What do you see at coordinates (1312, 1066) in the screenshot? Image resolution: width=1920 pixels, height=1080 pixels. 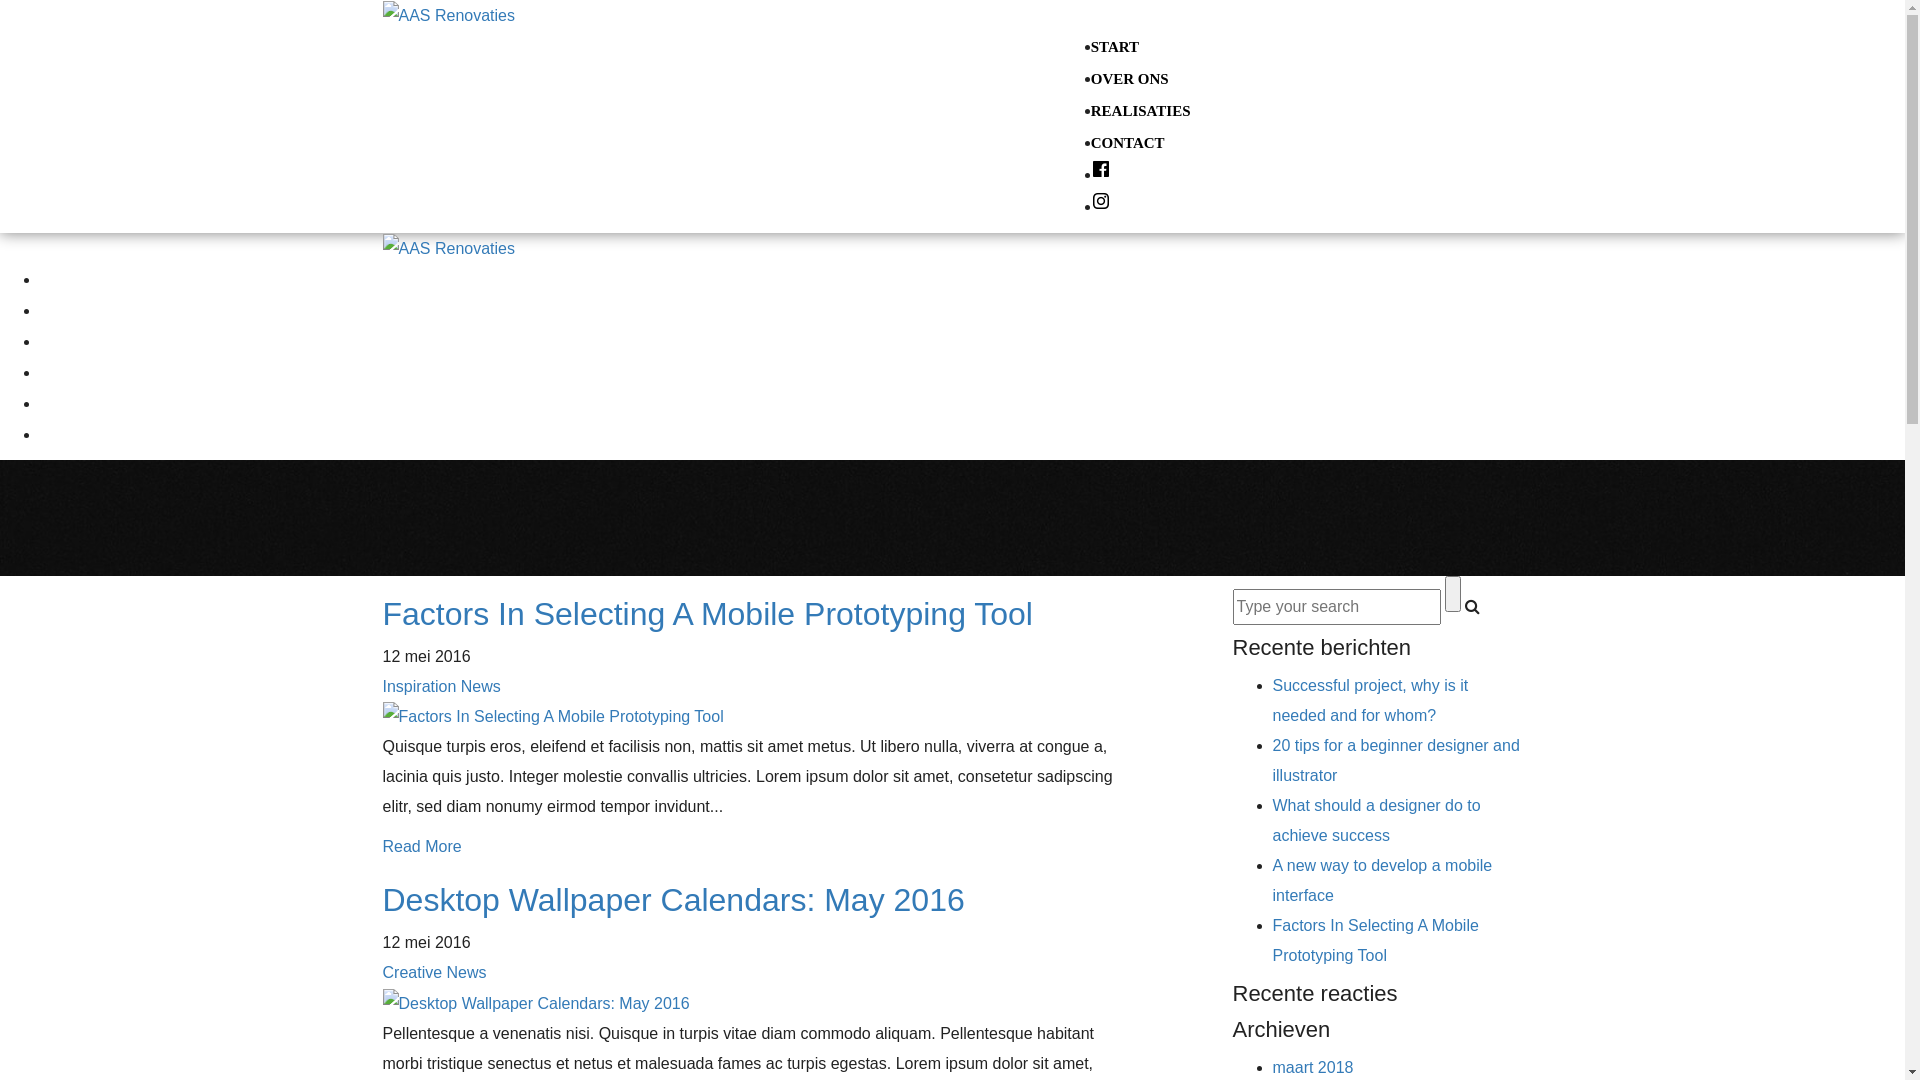 I see `'maart 2018'` at bounding box center [1312, 1066].